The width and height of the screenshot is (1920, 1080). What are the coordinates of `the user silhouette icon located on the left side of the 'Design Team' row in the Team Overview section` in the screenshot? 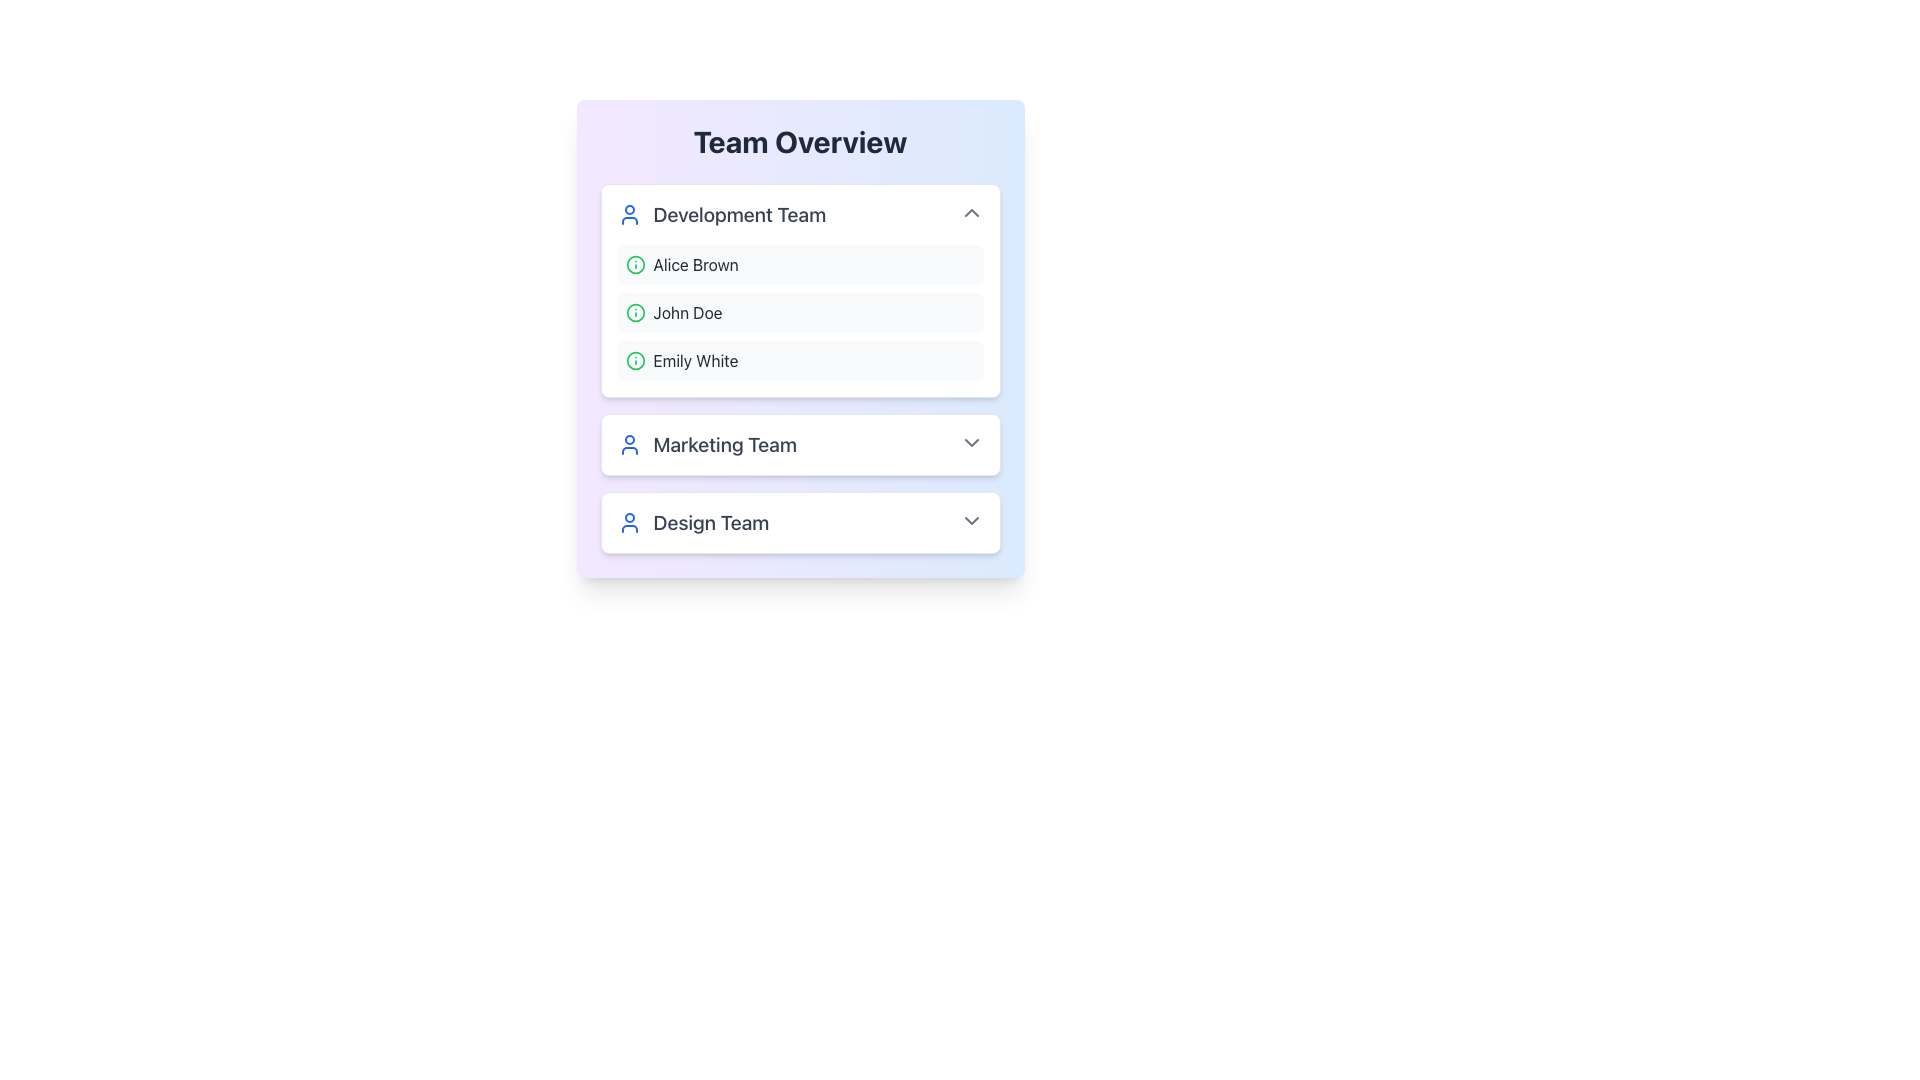 It's located at (628, 522).